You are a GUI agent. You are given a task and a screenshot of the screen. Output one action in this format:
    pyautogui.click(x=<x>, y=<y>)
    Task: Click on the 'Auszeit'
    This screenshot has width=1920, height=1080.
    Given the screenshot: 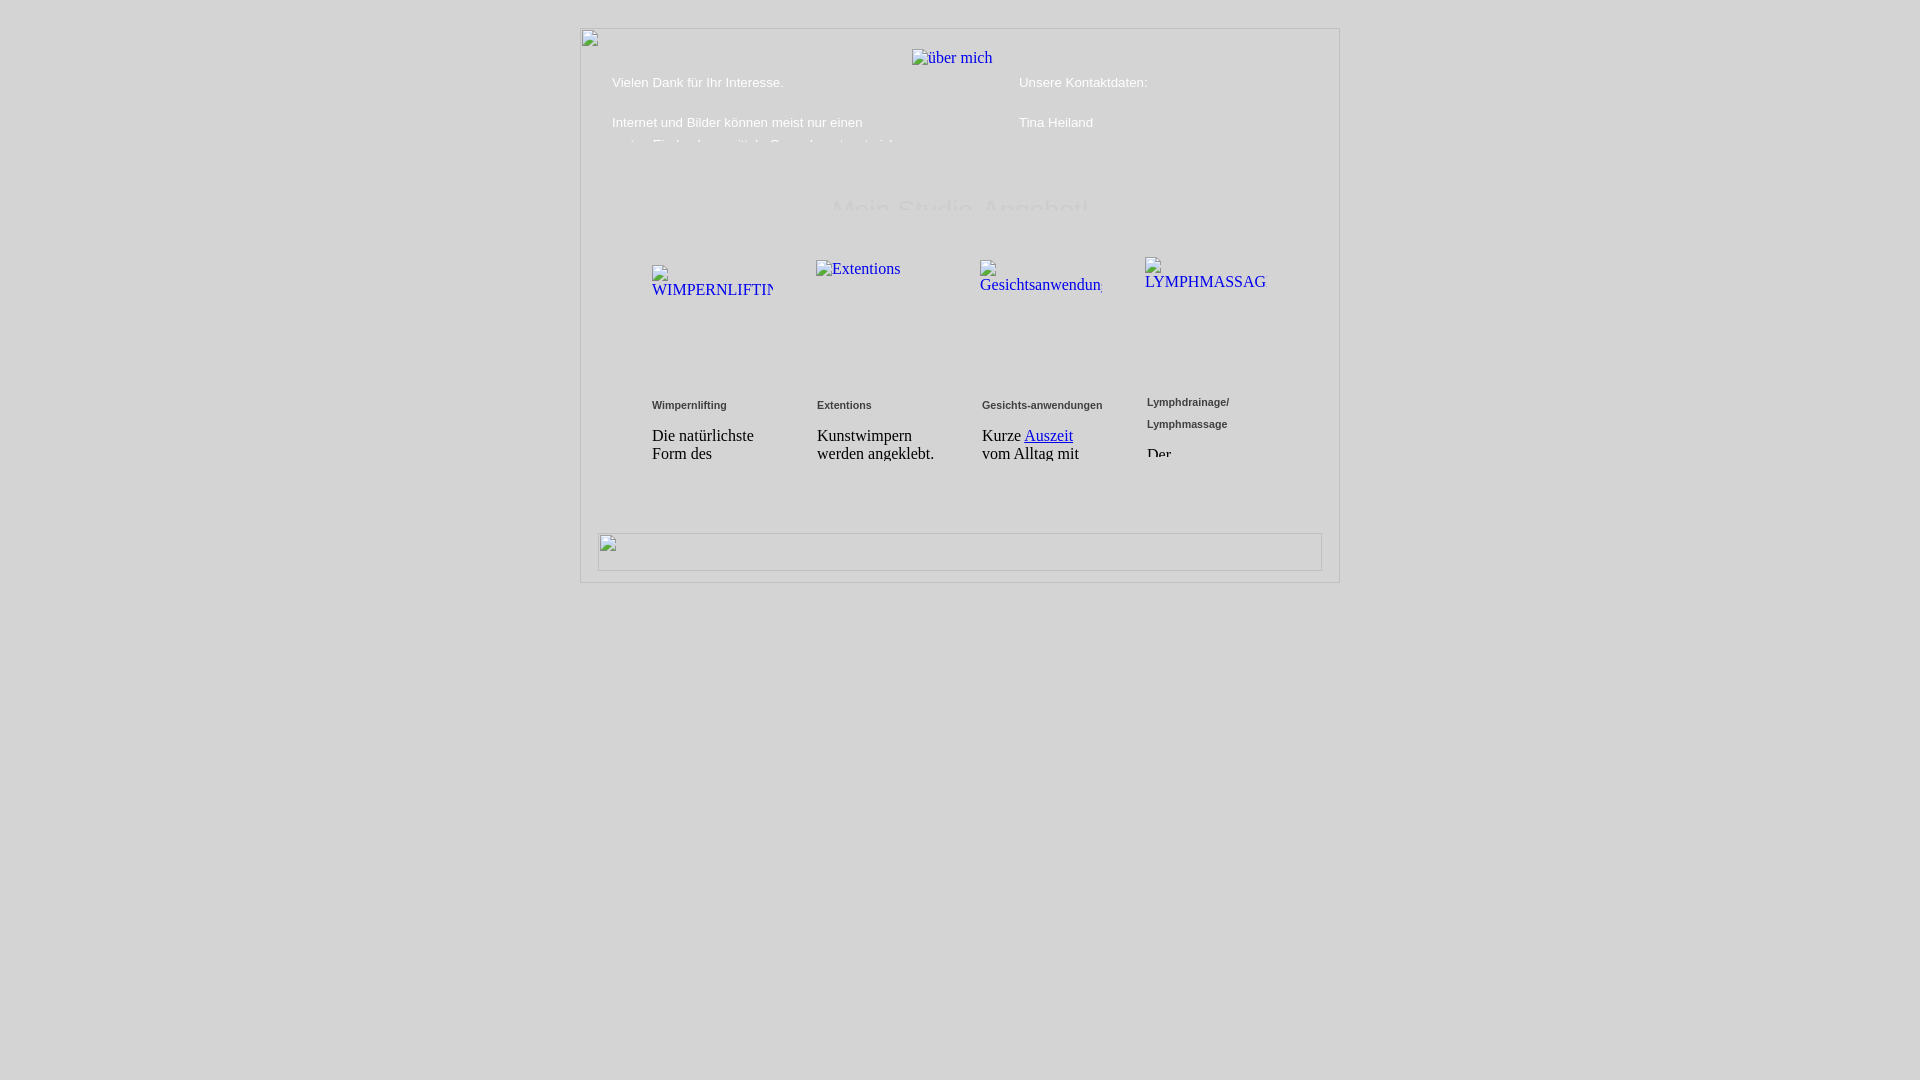 What is the action you would take?
    pyautogui.click(x=1047, y=434)
    